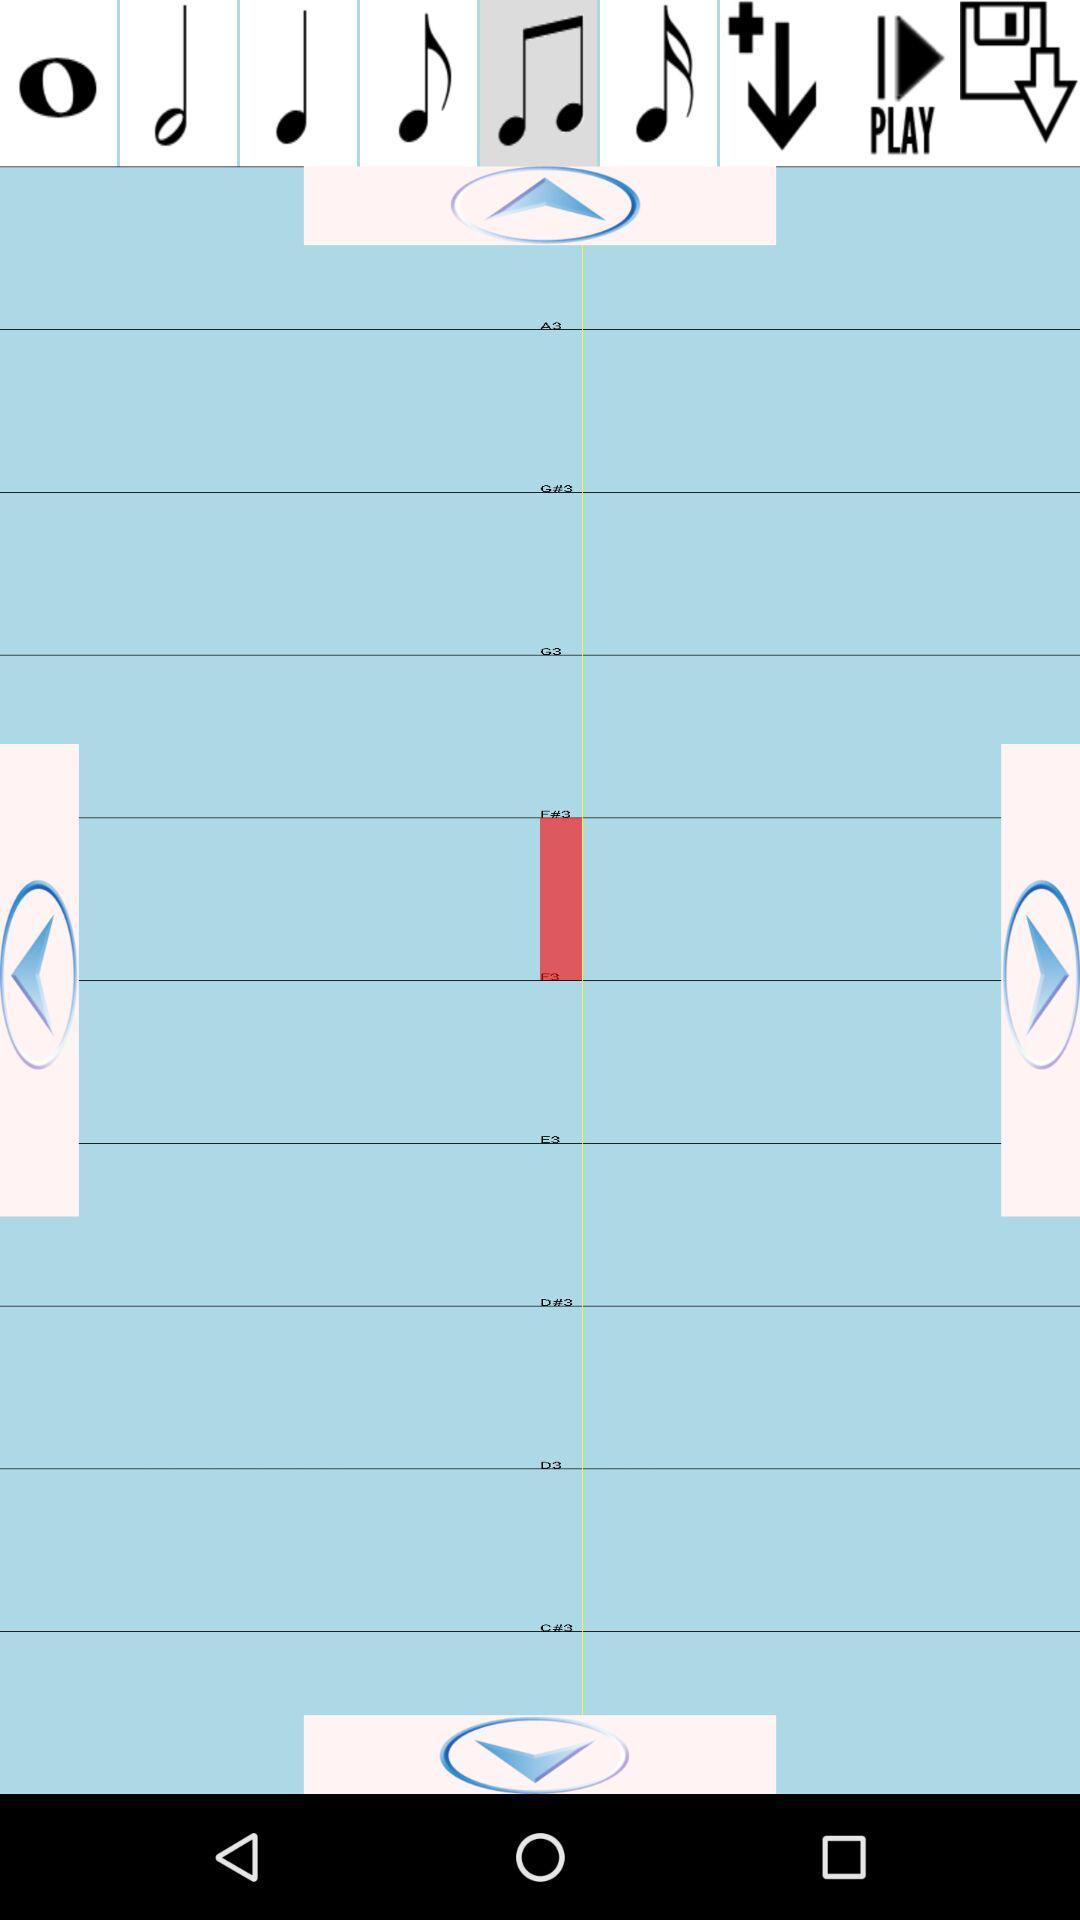  What do you see at coordinates (540, 1753) in the screenshot?
I see `go down` at bounding box center [540, 1753].